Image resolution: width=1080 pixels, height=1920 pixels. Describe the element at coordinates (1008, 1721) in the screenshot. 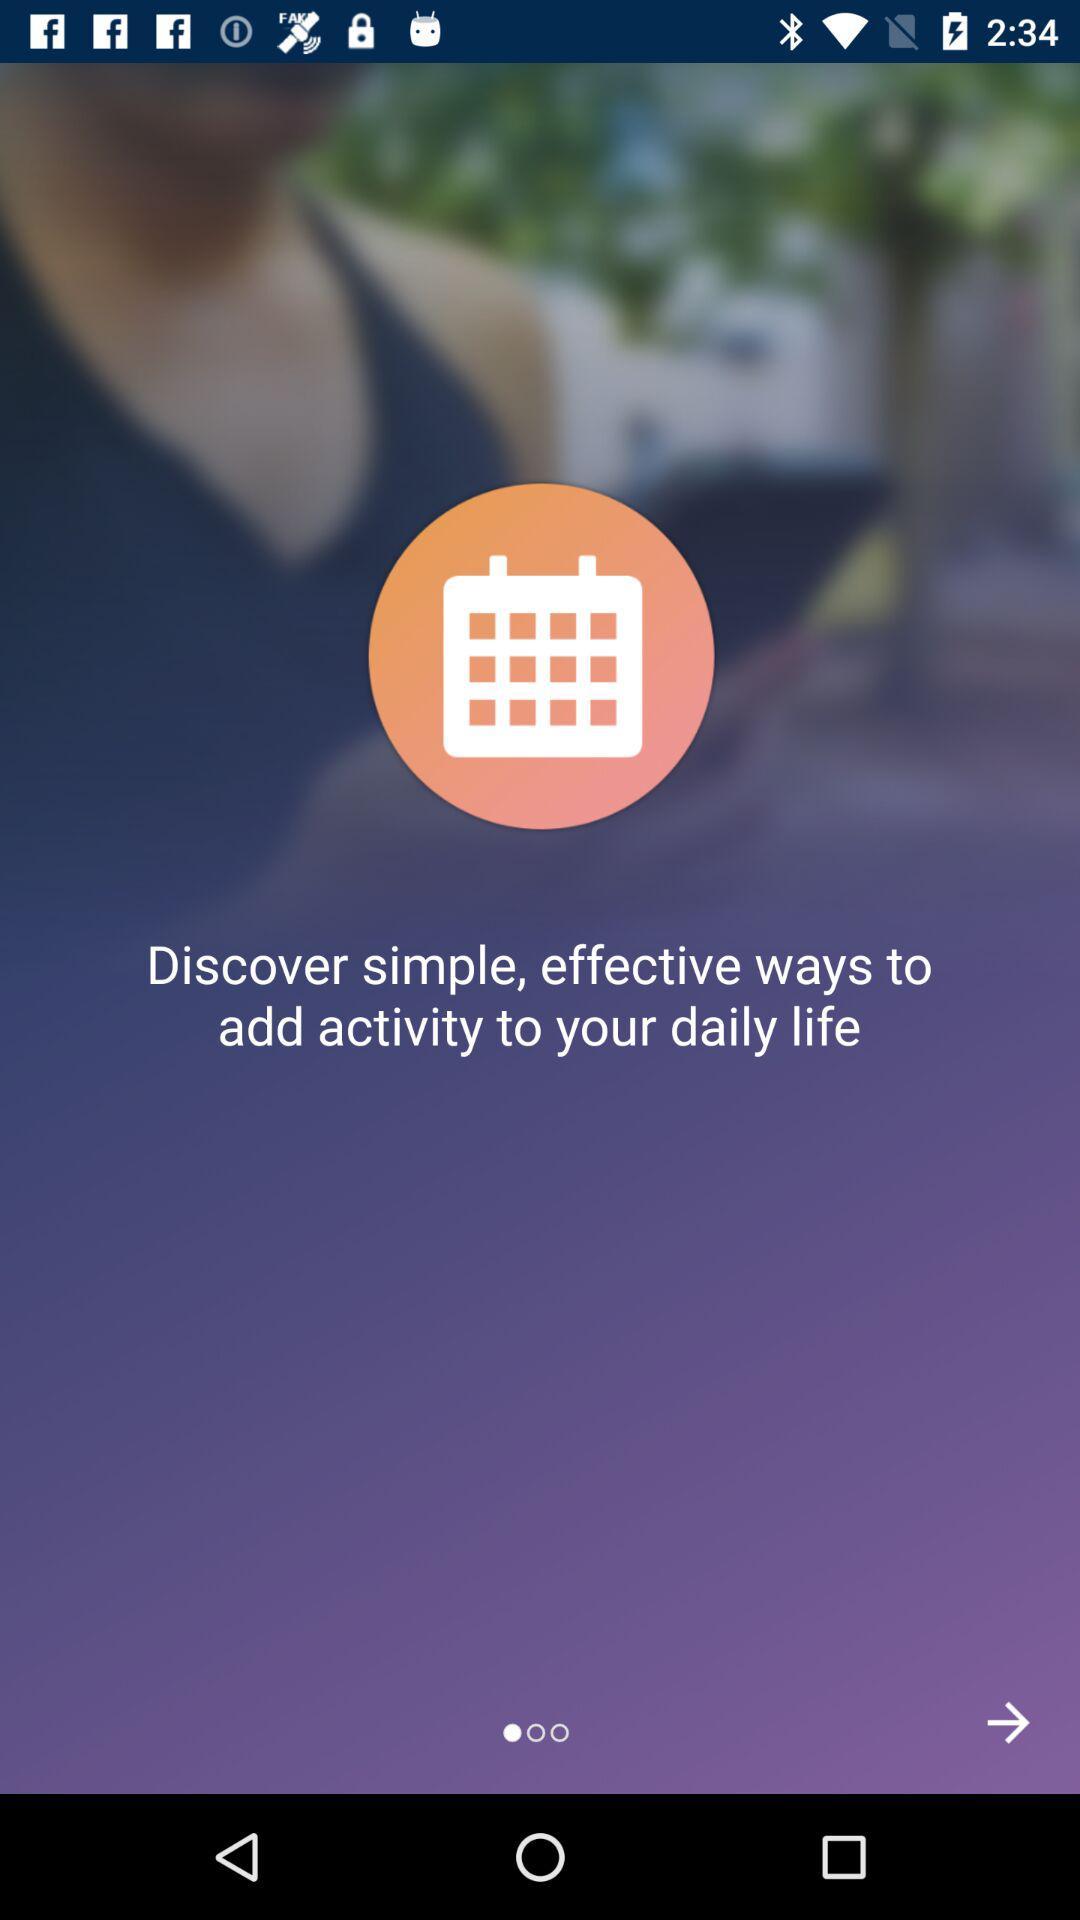

I see `the arrow` at that location.